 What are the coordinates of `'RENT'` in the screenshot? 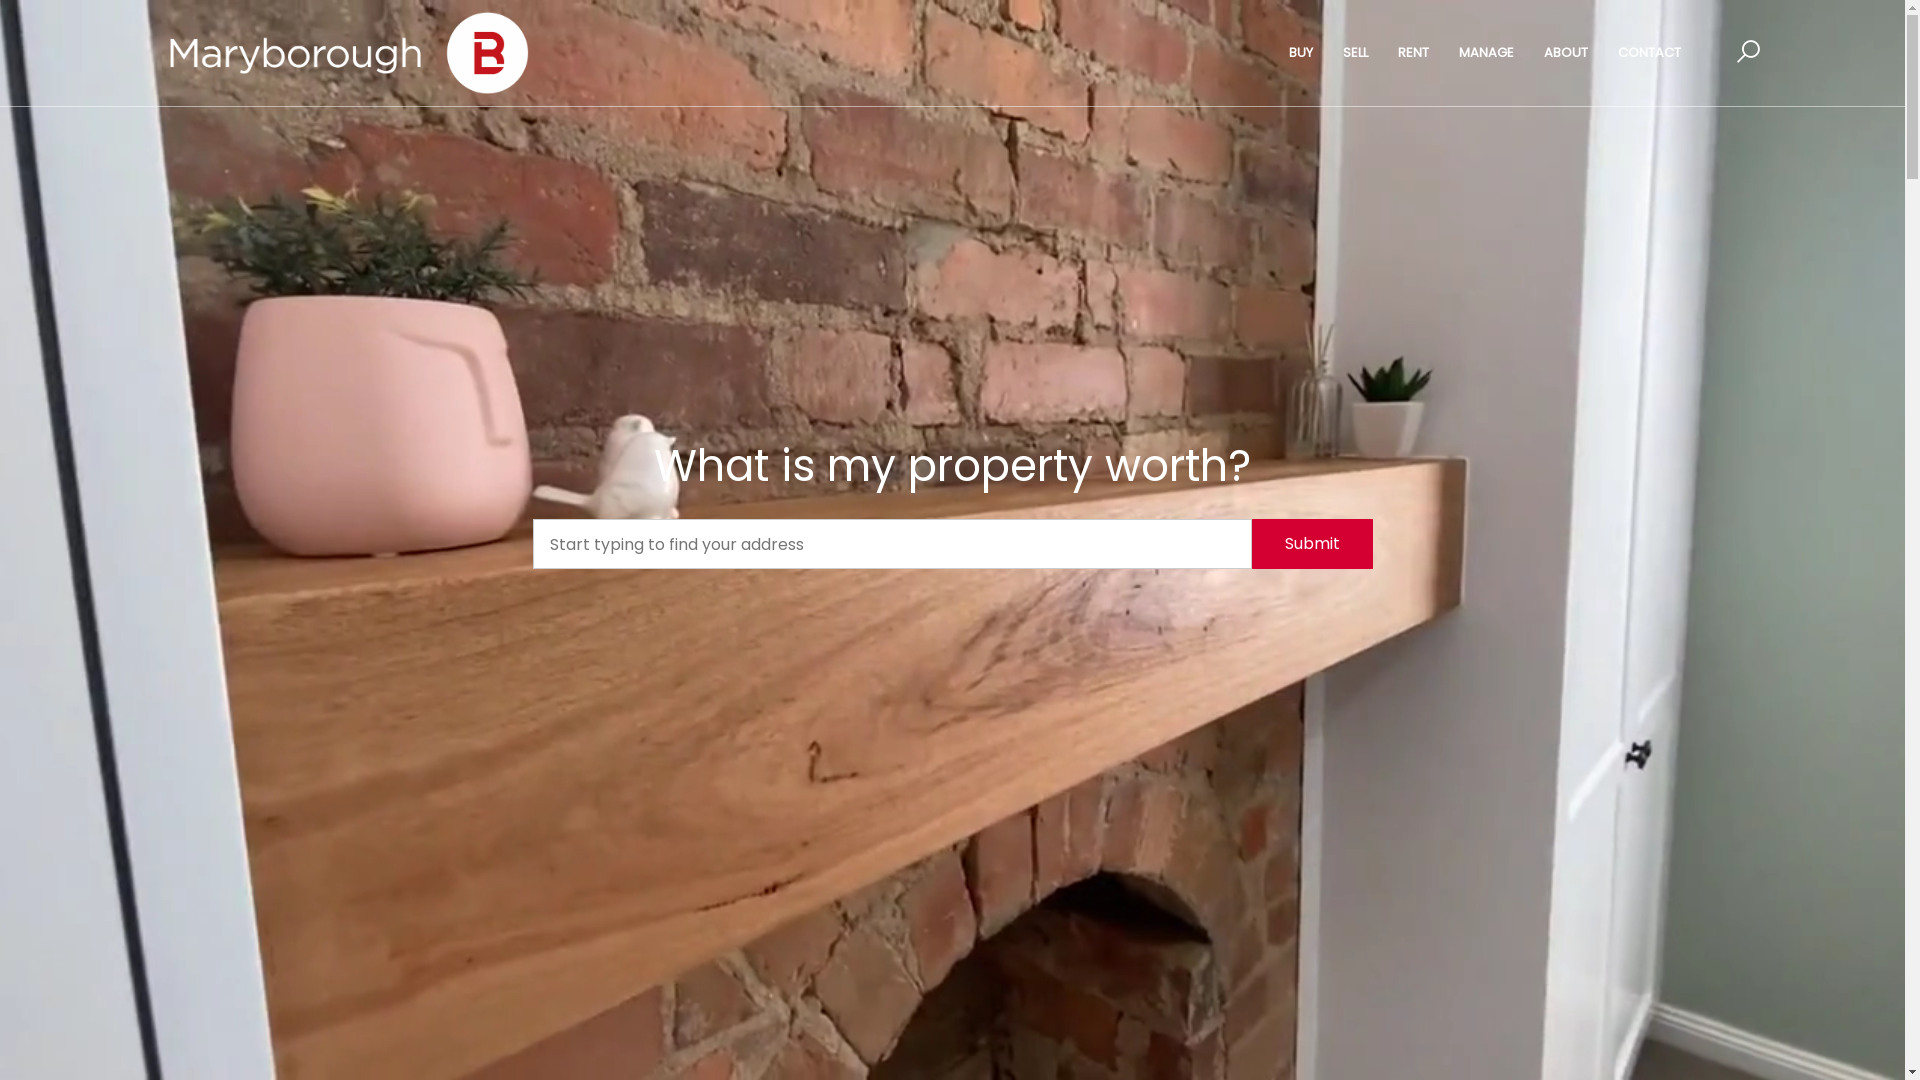 It's located at (1412, 52).